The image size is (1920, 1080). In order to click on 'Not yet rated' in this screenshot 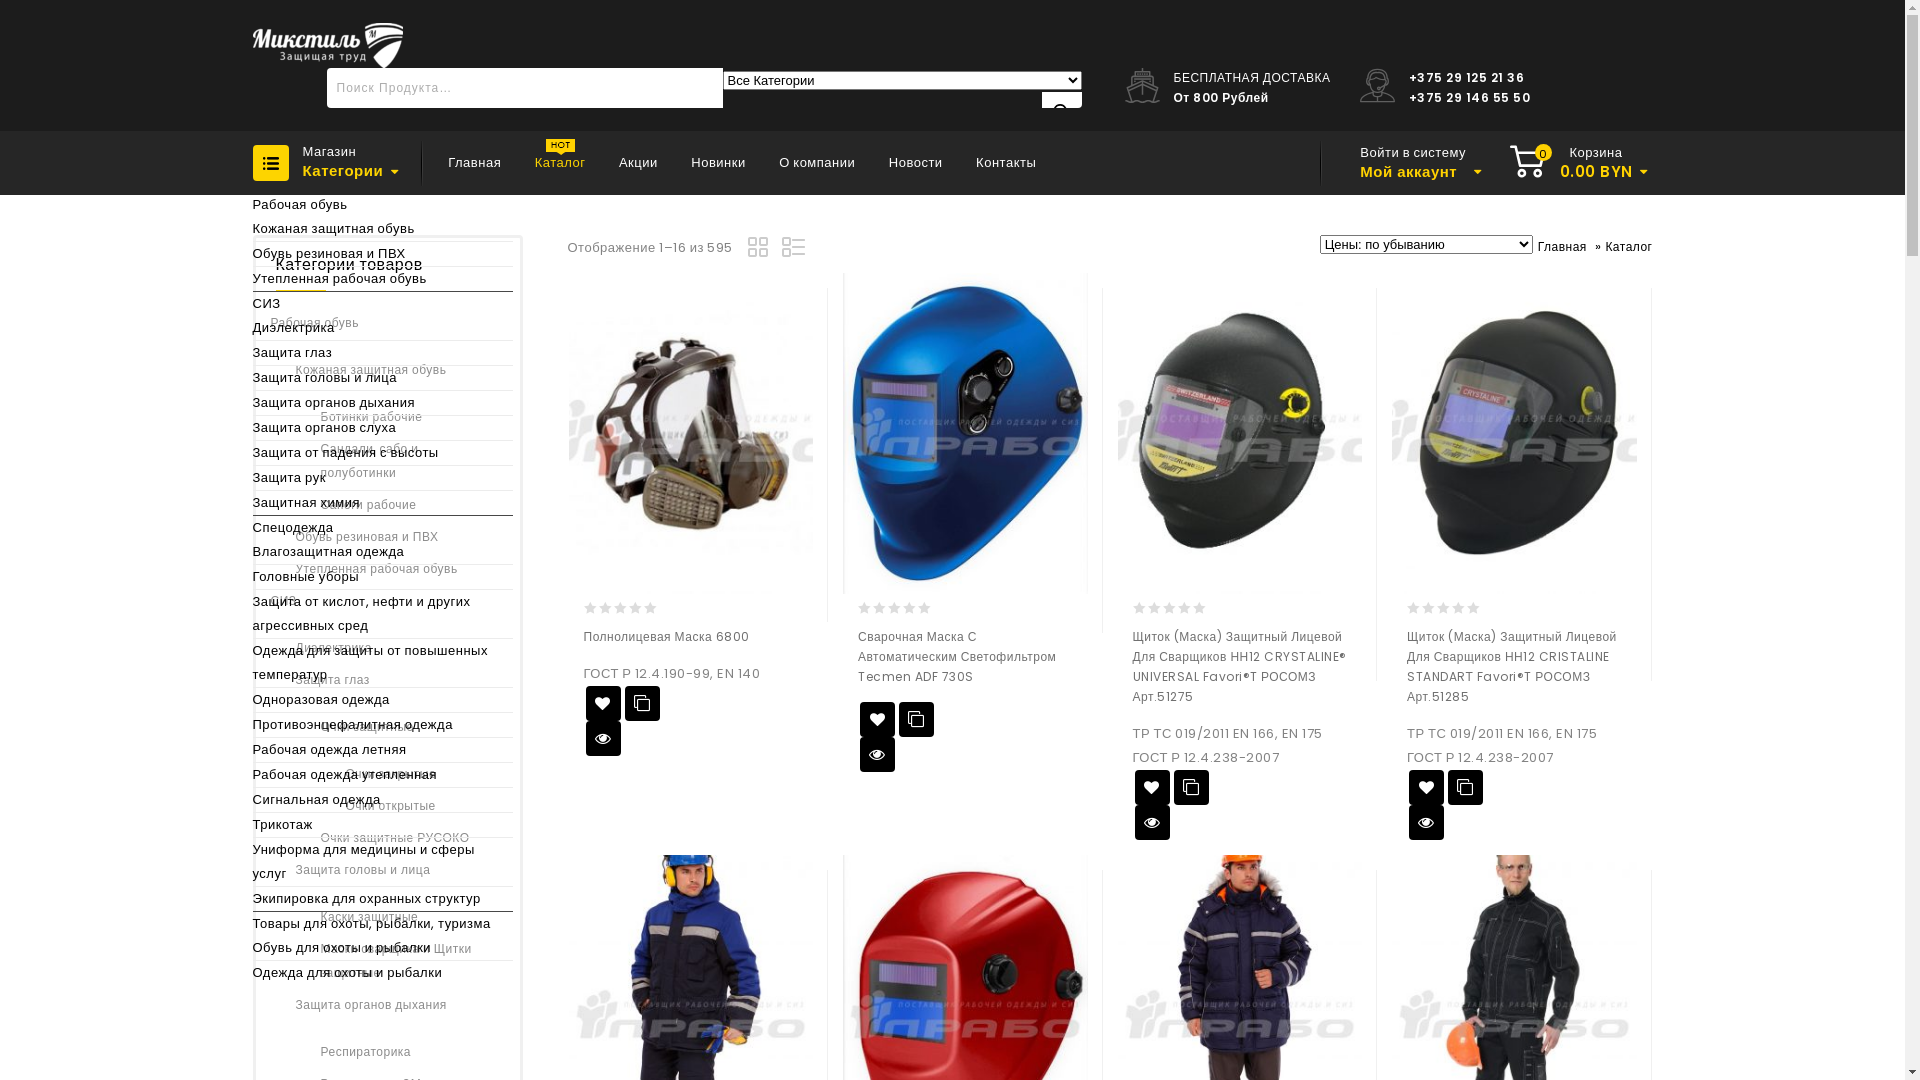, I will do `click(1445, 607)`.